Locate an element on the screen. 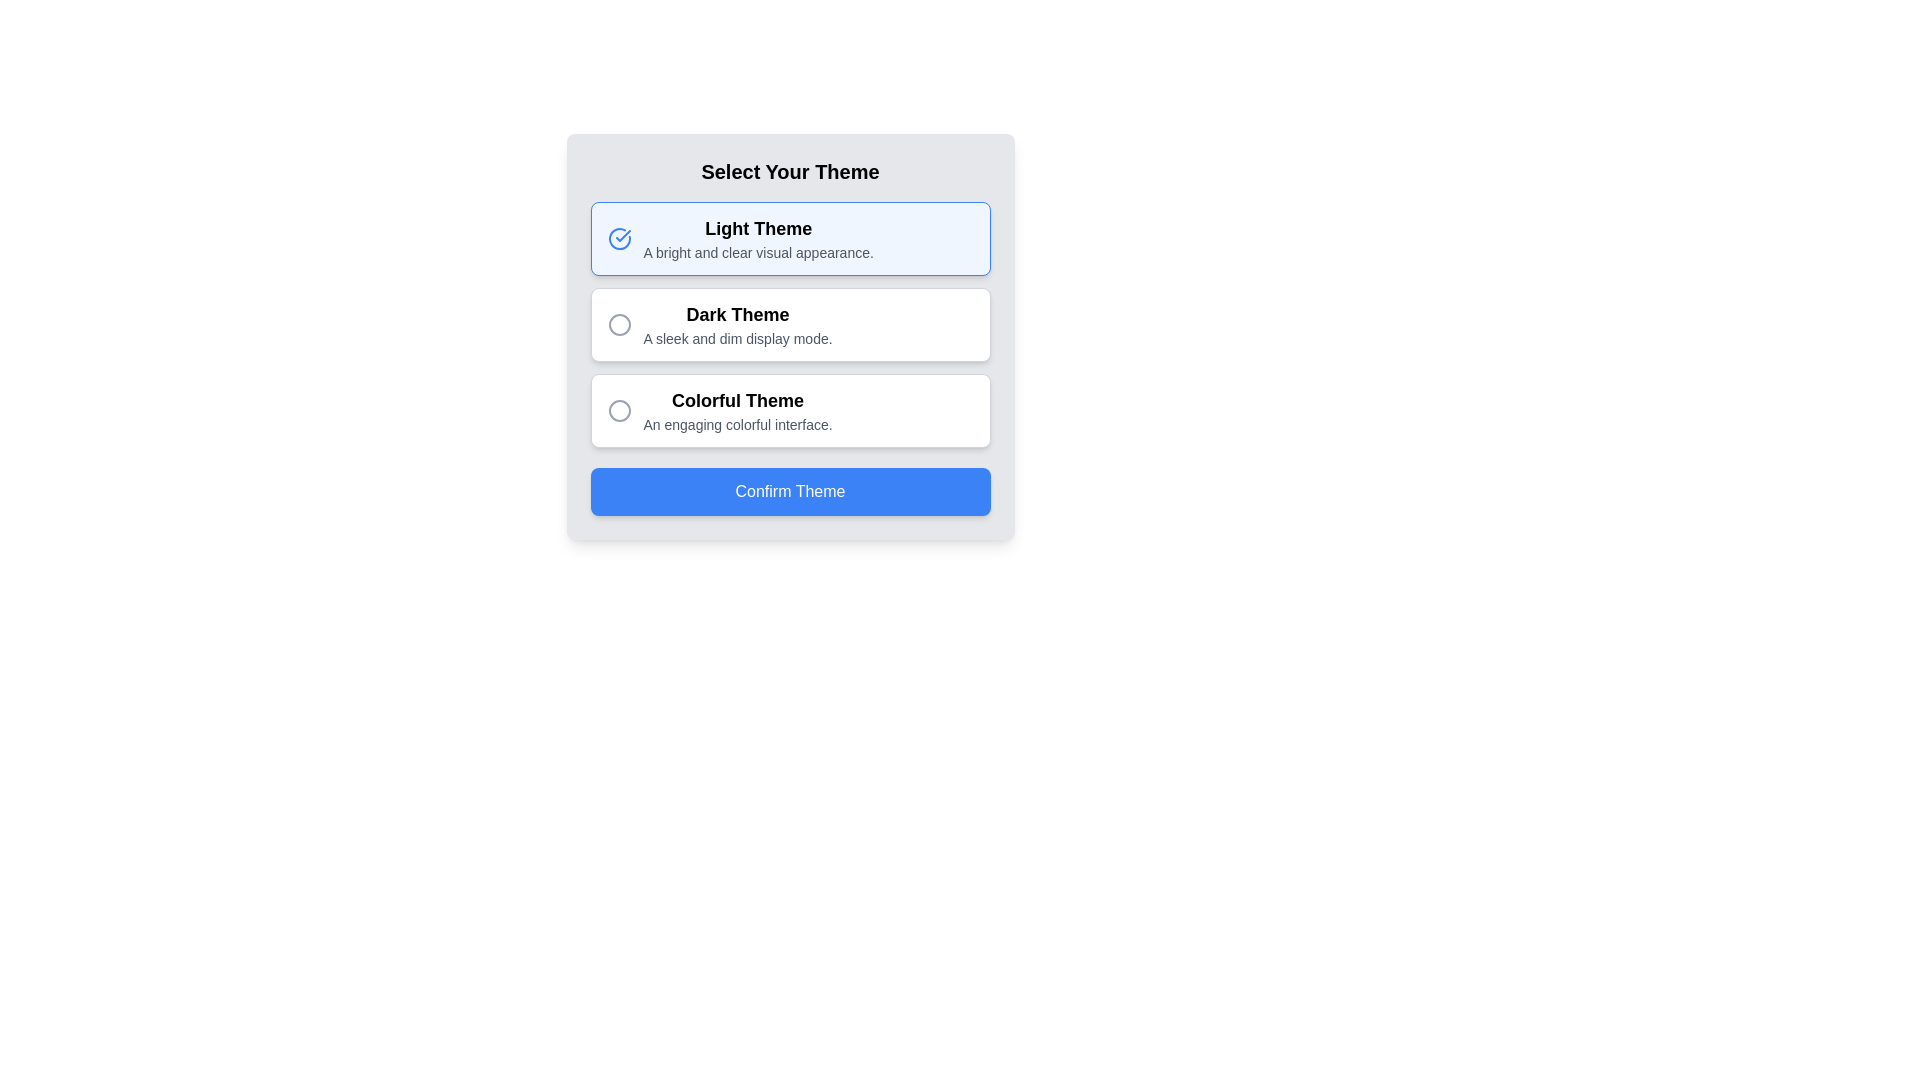 The width and height of the screenshot is (1920, 1080). the Radio button indicator for the 'Colorful Theme' option is located at coordinates (618, 410).